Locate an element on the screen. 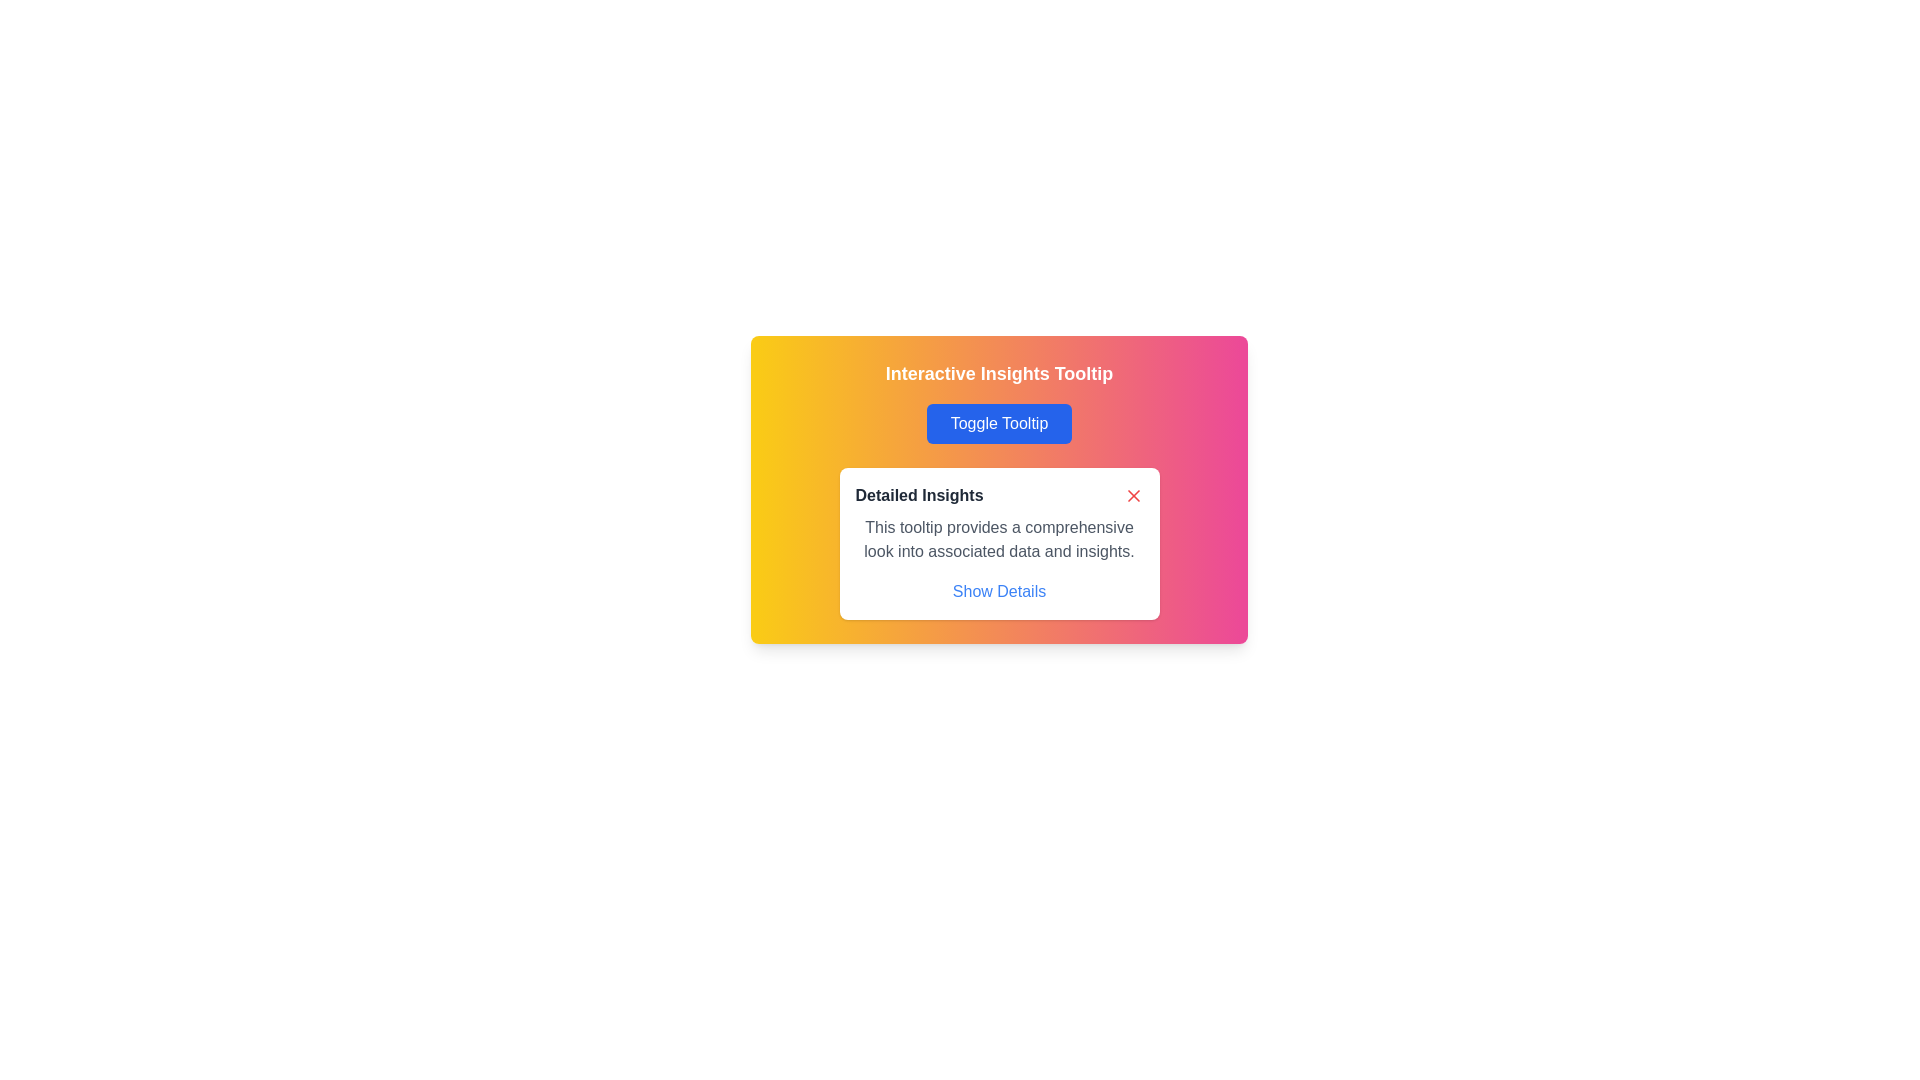 This screenshot has width=1920, height=1080. the text label displaying 'Detailed Insights' located in the header section of a tooltip-like card is located at coordinates (918, 495).